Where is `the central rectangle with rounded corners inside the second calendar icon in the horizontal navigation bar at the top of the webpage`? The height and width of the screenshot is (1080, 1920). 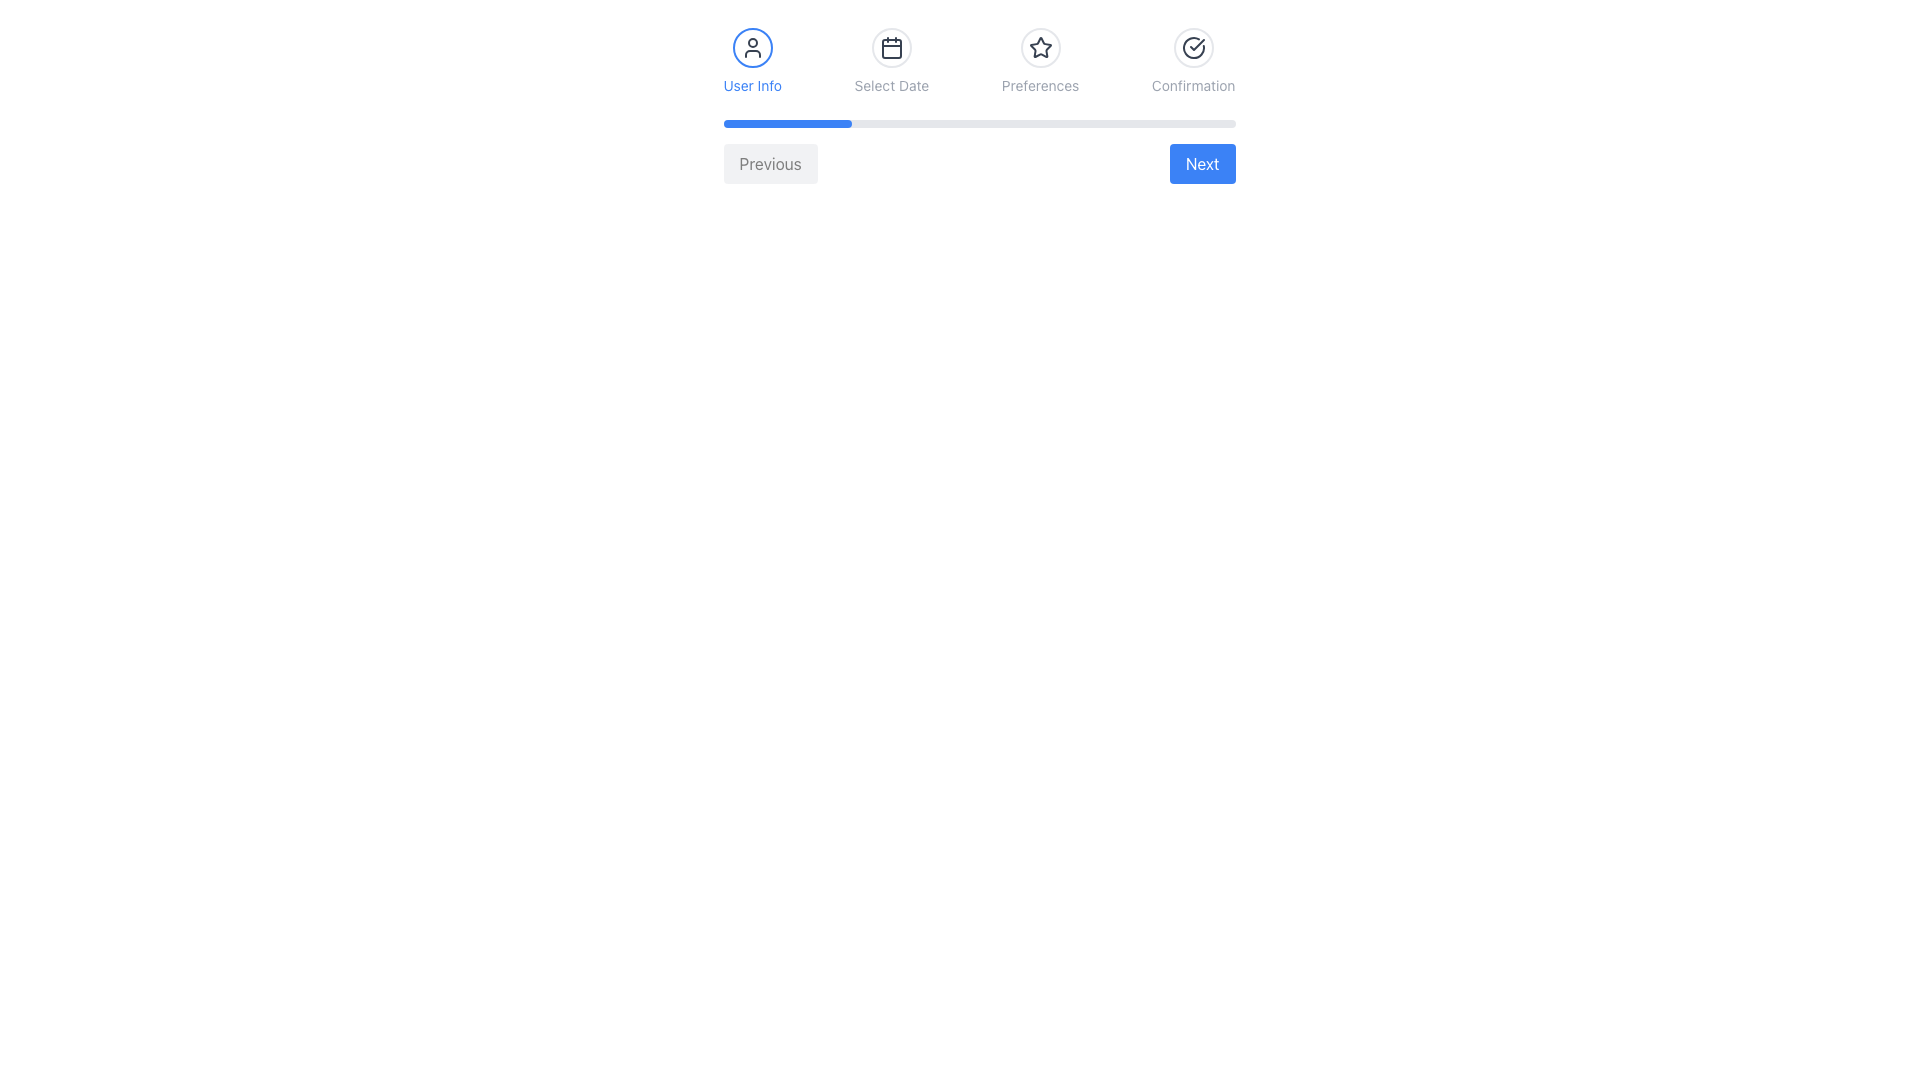 the central rectangle with rounded corners inside the second calendar icon in the horizontal navigation bar at the top of the webpage is located at coordinates (890, 48).